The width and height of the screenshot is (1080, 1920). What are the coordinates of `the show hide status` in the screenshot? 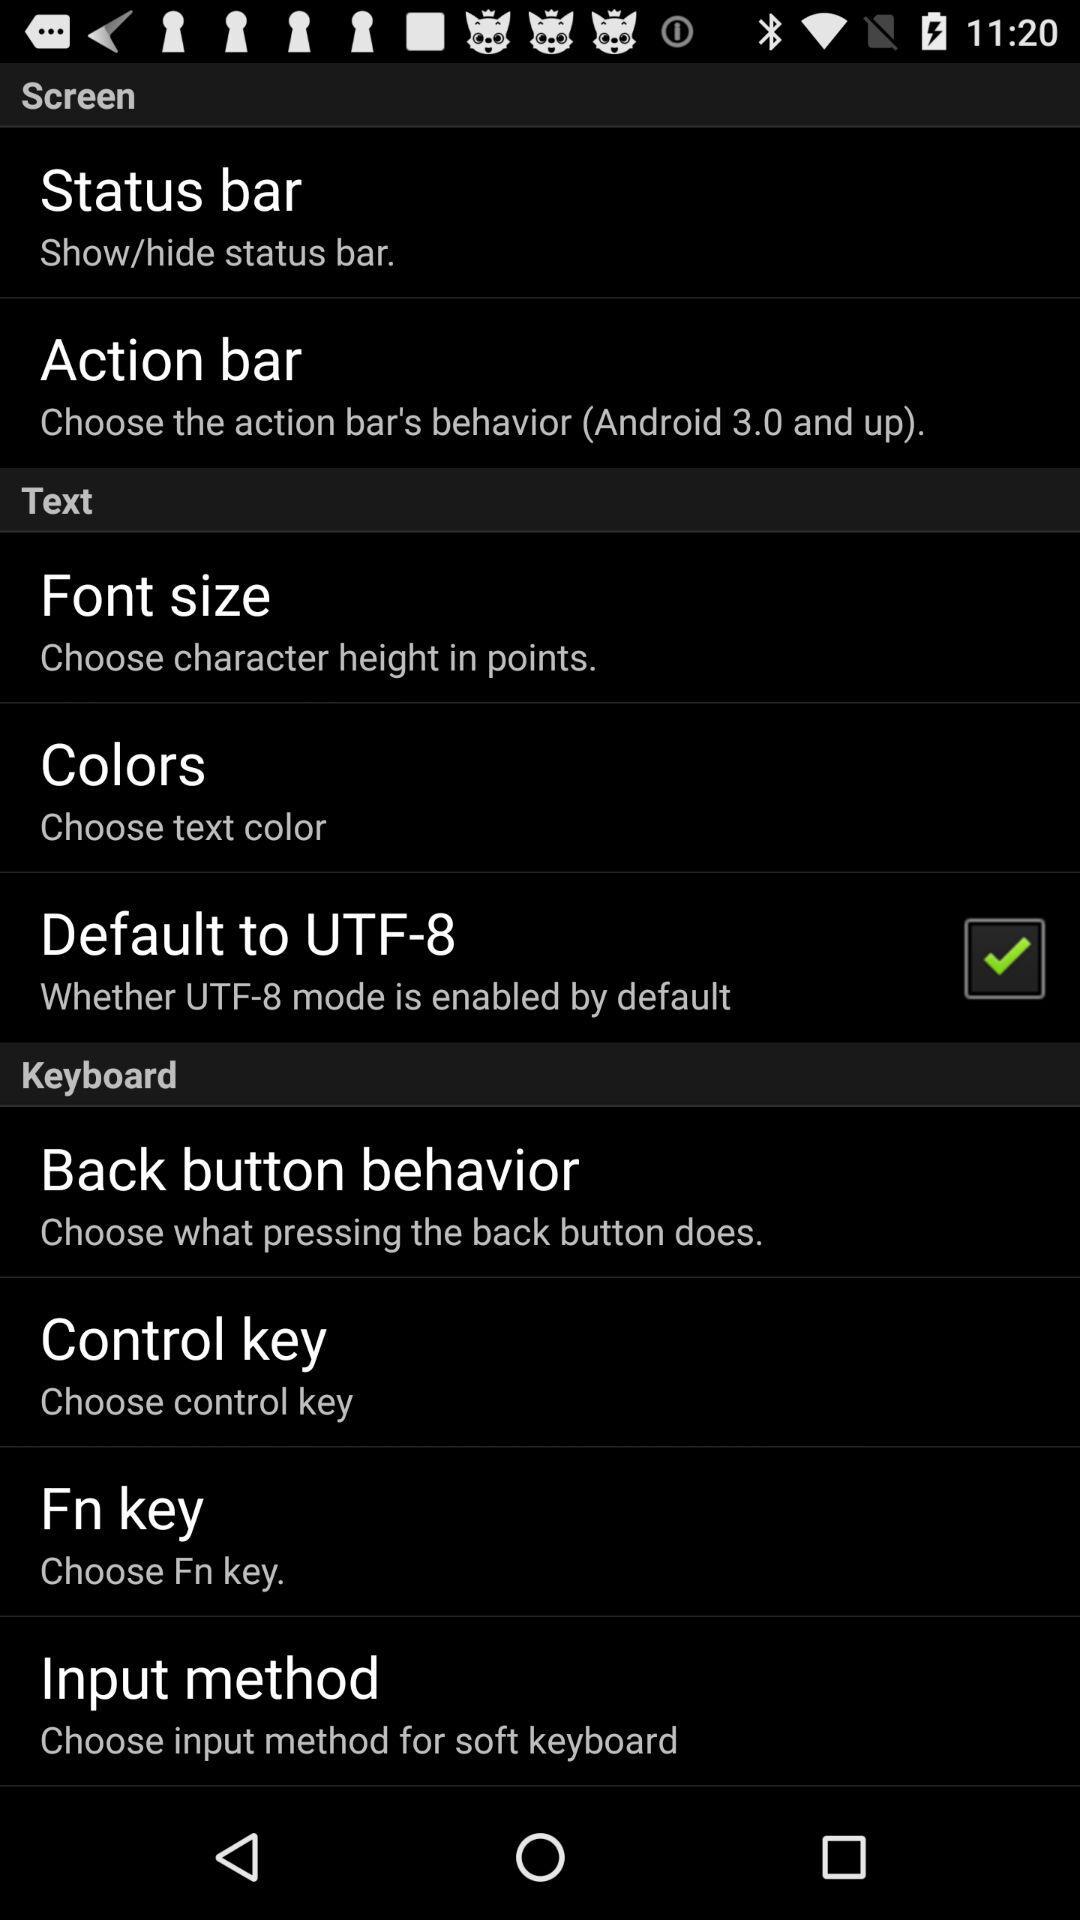 It's located at (217, 250).